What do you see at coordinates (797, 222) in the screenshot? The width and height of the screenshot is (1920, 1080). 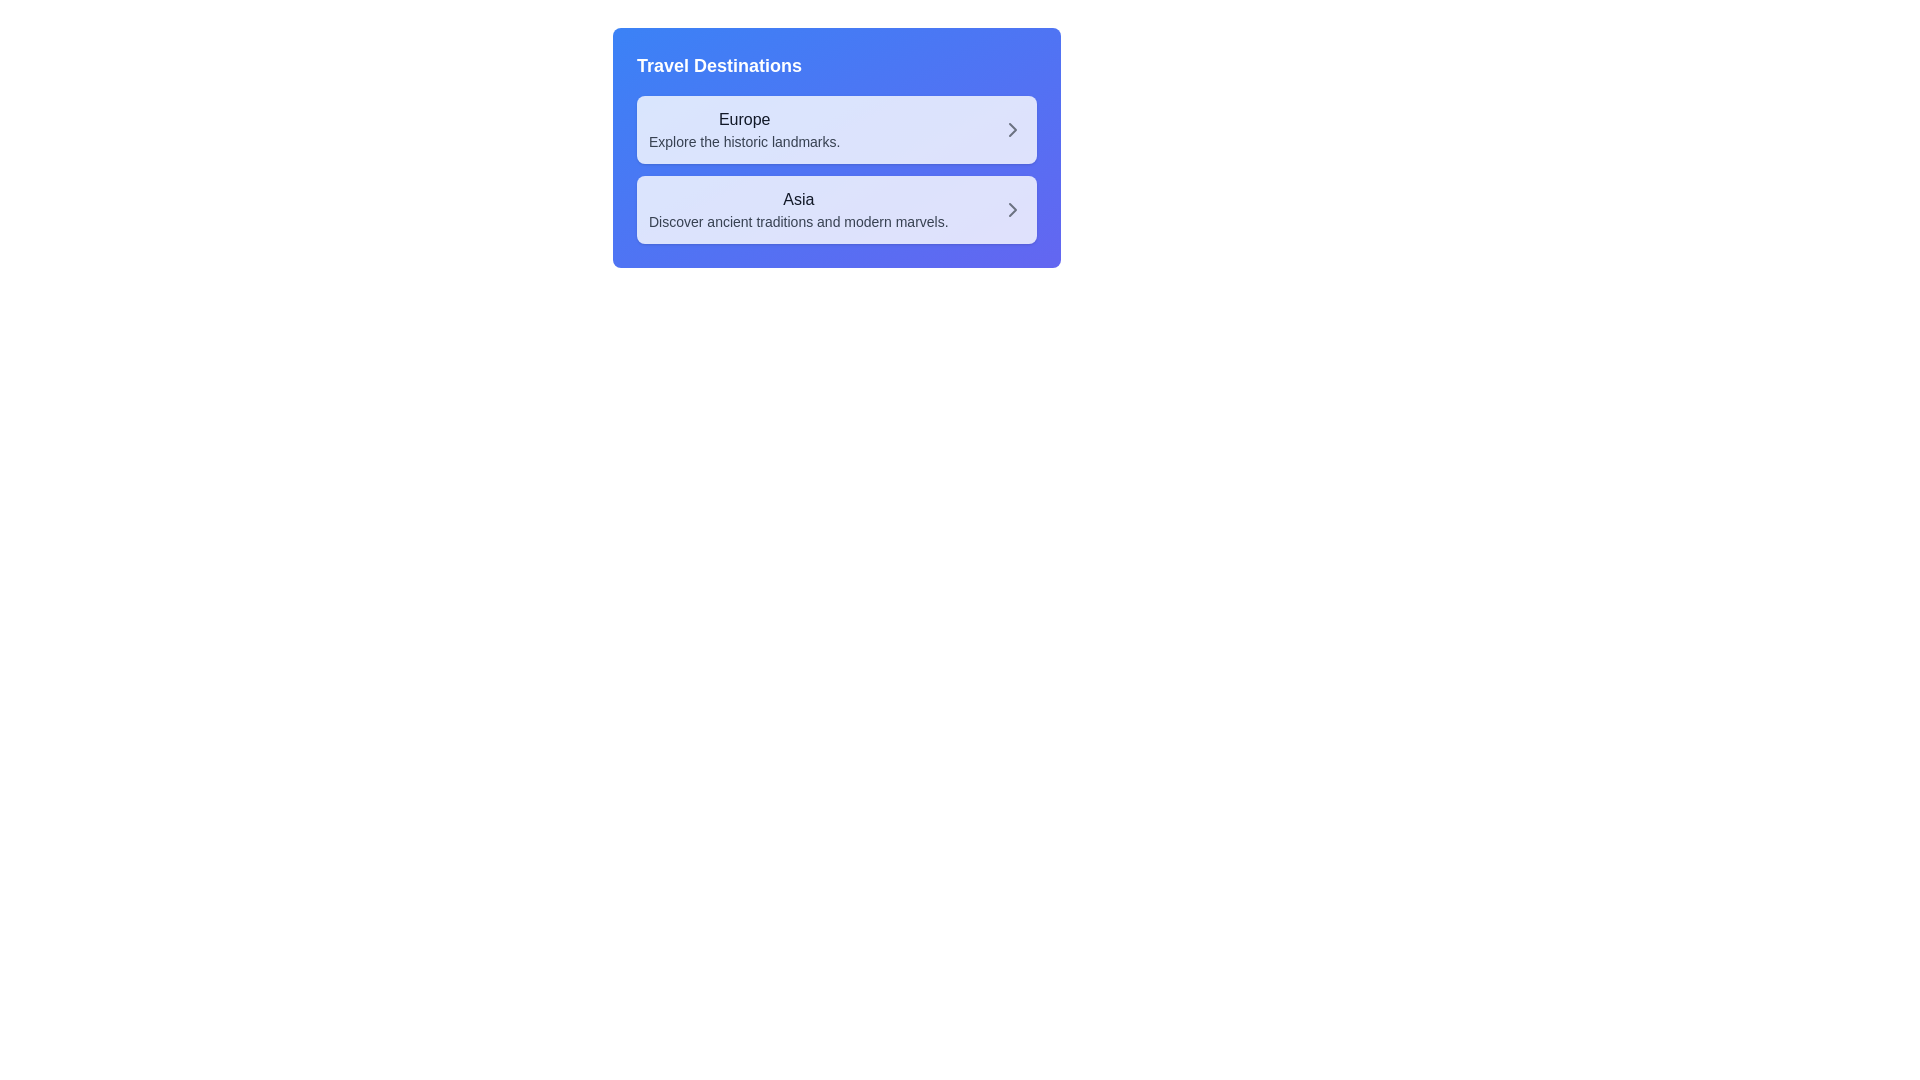 I see `the non-interactive text label that reads 'Discover ancient traditions and modern marvels.' which is styled with a smaller font size and light gray color, positioned directly underneath the bold 'Asia' title in the second travel option card` at bounding box center [797, 222].